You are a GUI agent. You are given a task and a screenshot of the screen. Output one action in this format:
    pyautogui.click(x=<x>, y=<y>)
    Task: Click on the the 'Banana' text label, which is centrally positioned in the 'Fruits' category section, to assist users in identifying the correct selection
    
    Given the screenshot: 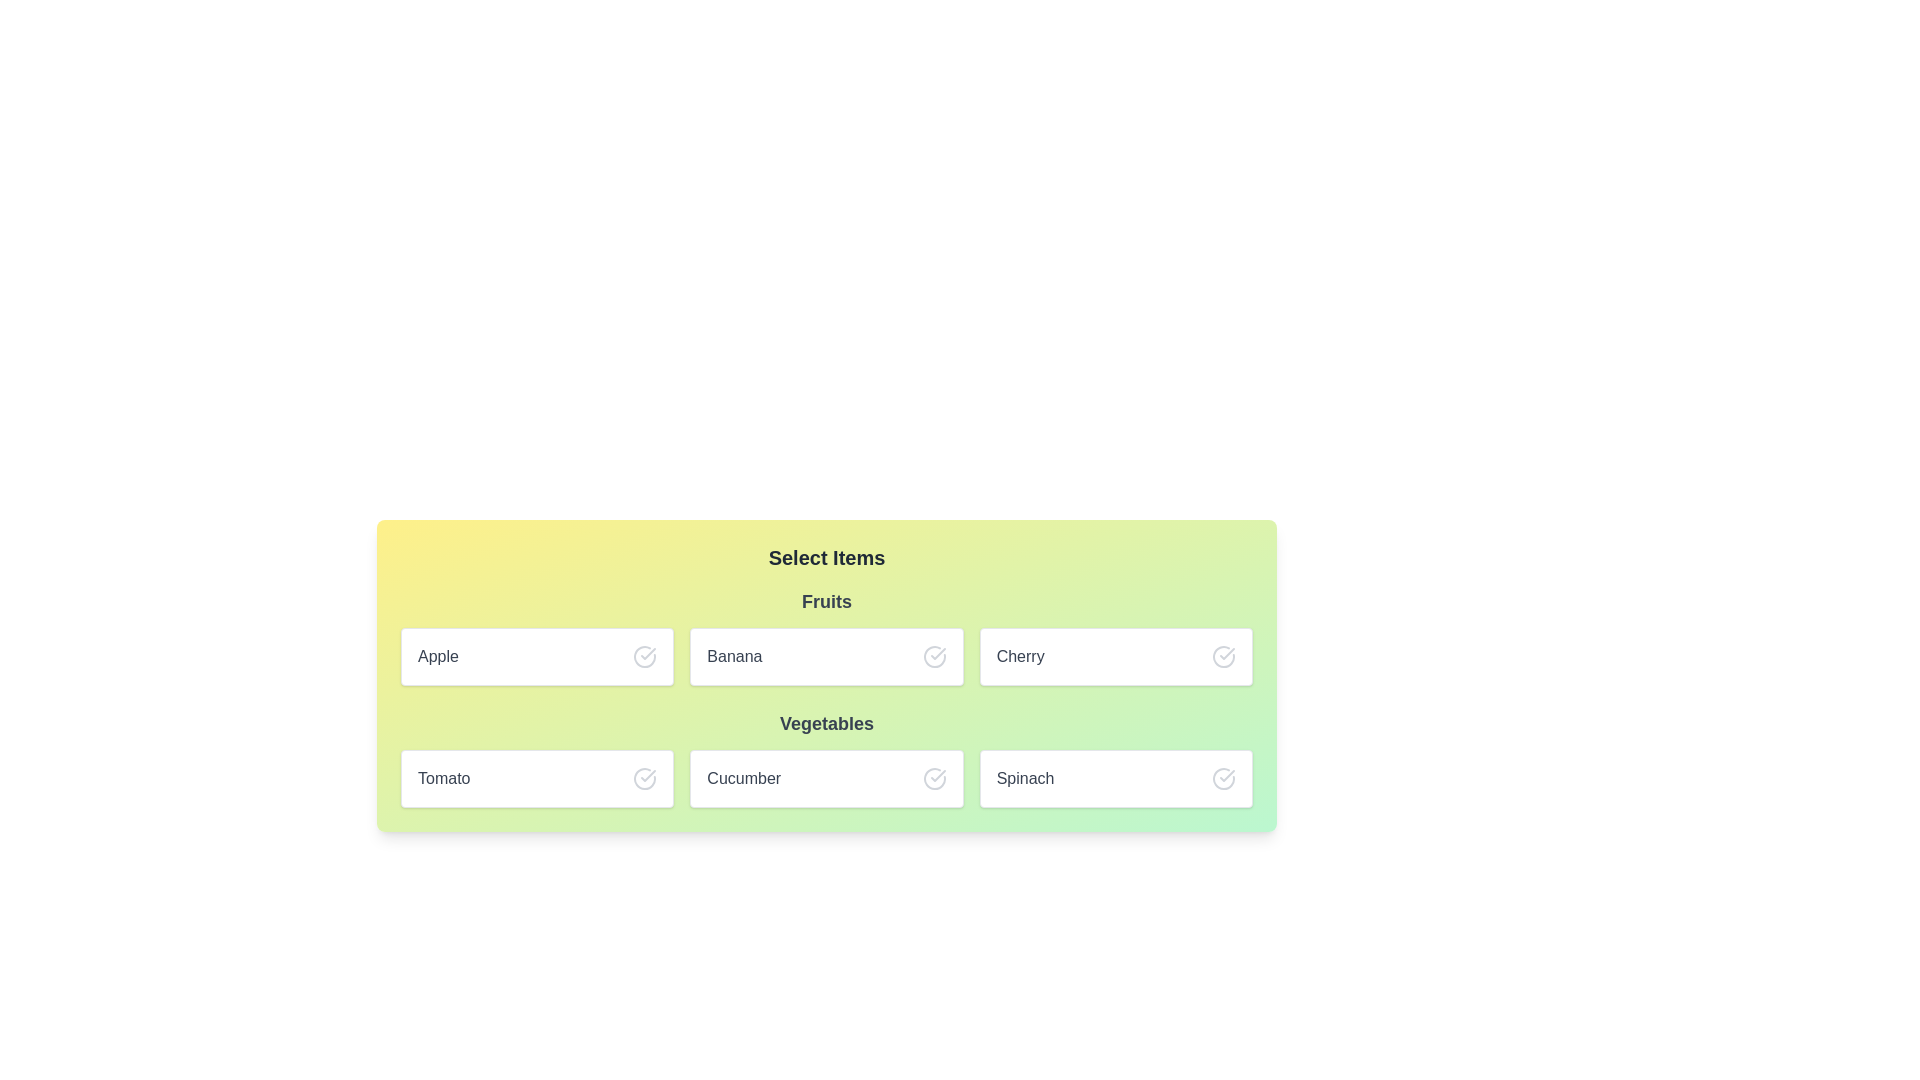 What is the action you would take?
    pyautogui.click(x=733, y=656)
    